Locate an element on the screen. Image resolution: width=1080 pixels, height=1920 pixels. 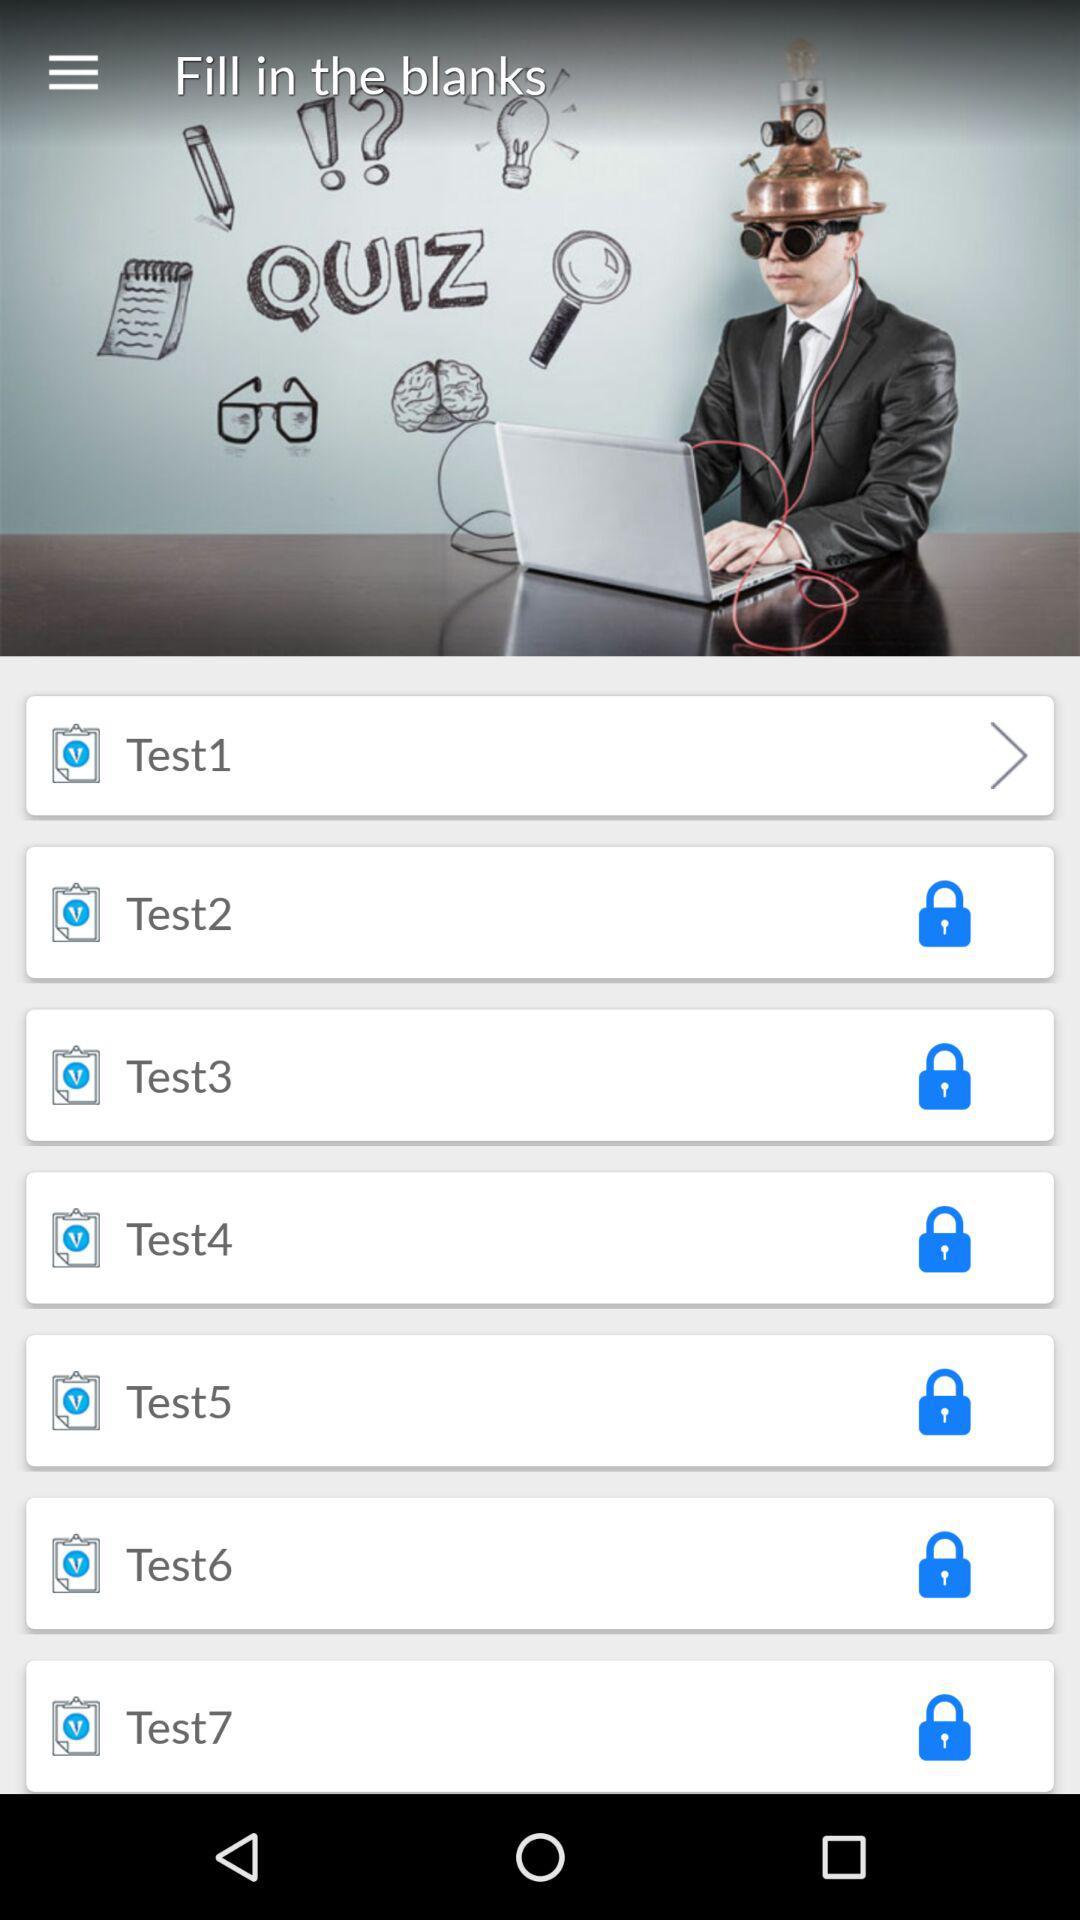
test1 is located at coordinates (178, 752).